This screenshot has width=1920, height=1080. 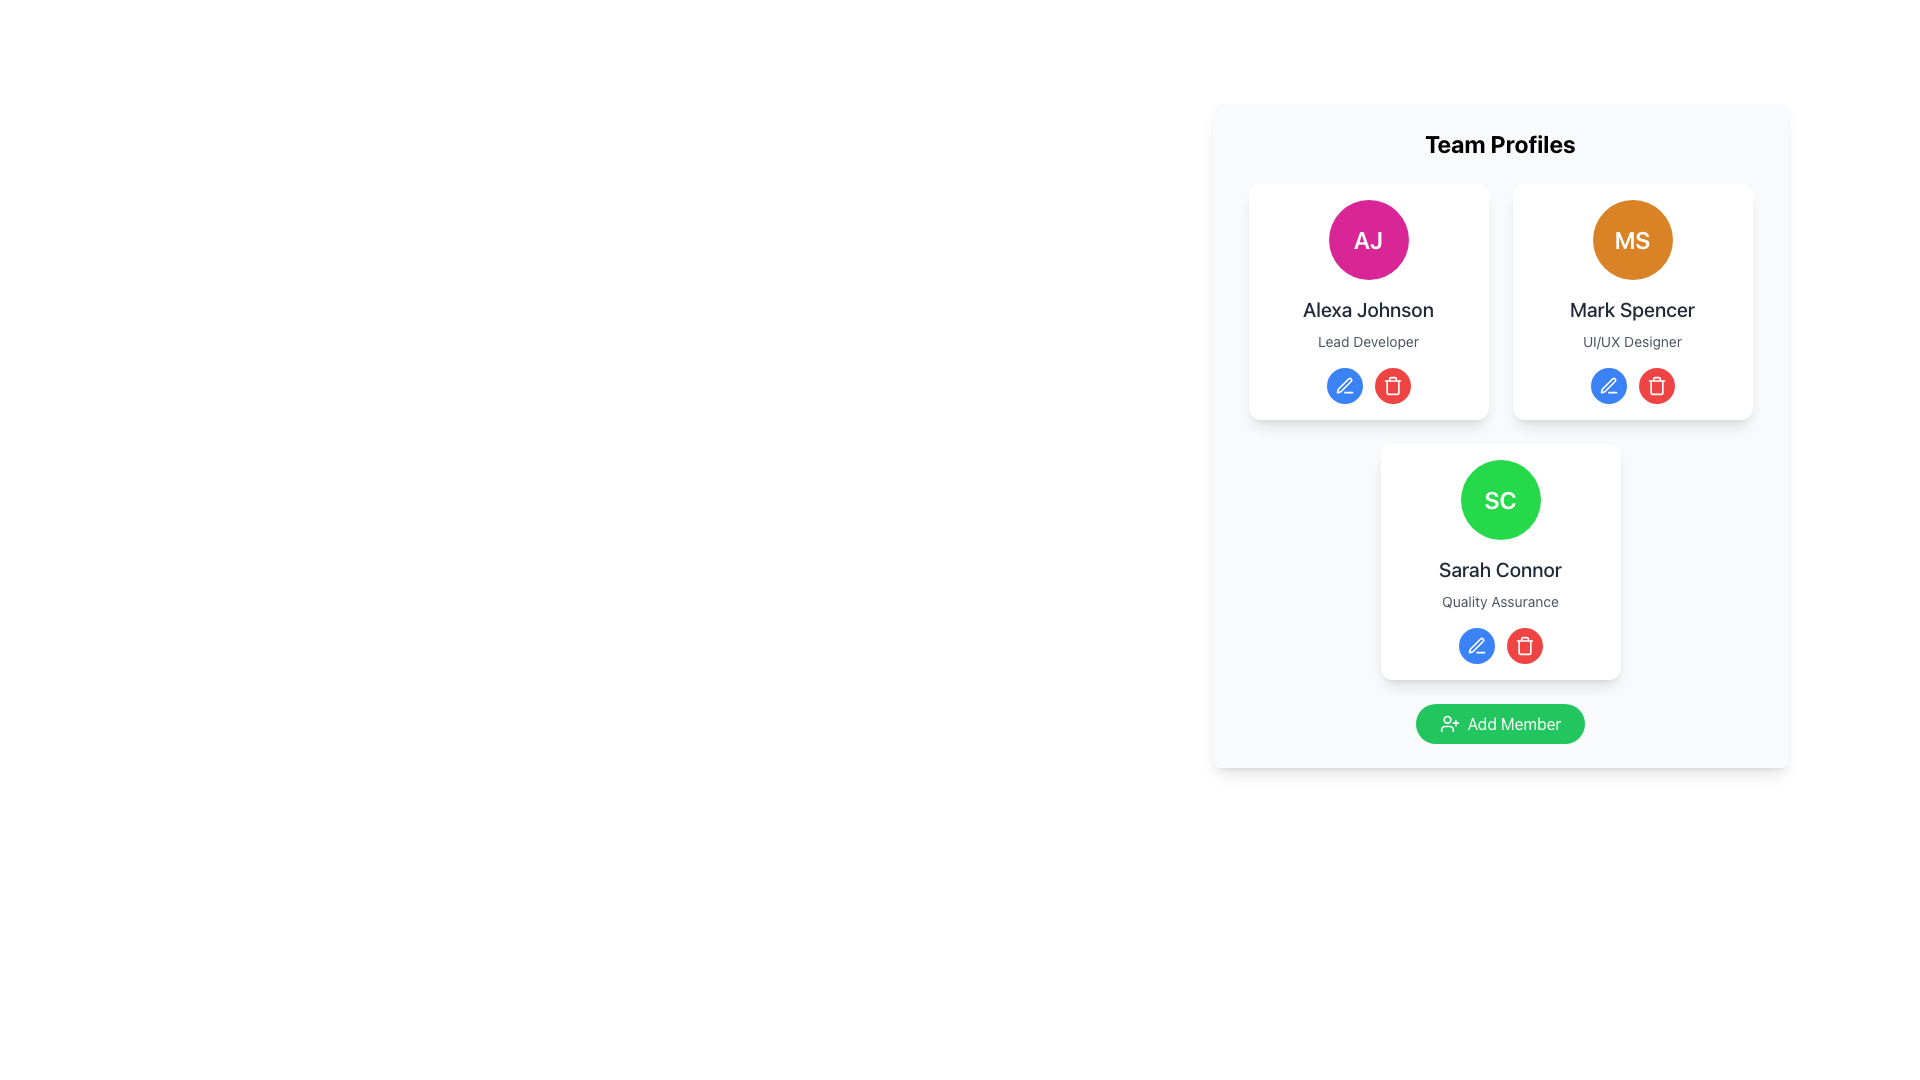 What do you see at coordinates (1391, 385) in the screenshot?
I see `the red circular button with a white trash can icon located under the label 'Alexa Johnson'` at bounding box center [1391, 385].